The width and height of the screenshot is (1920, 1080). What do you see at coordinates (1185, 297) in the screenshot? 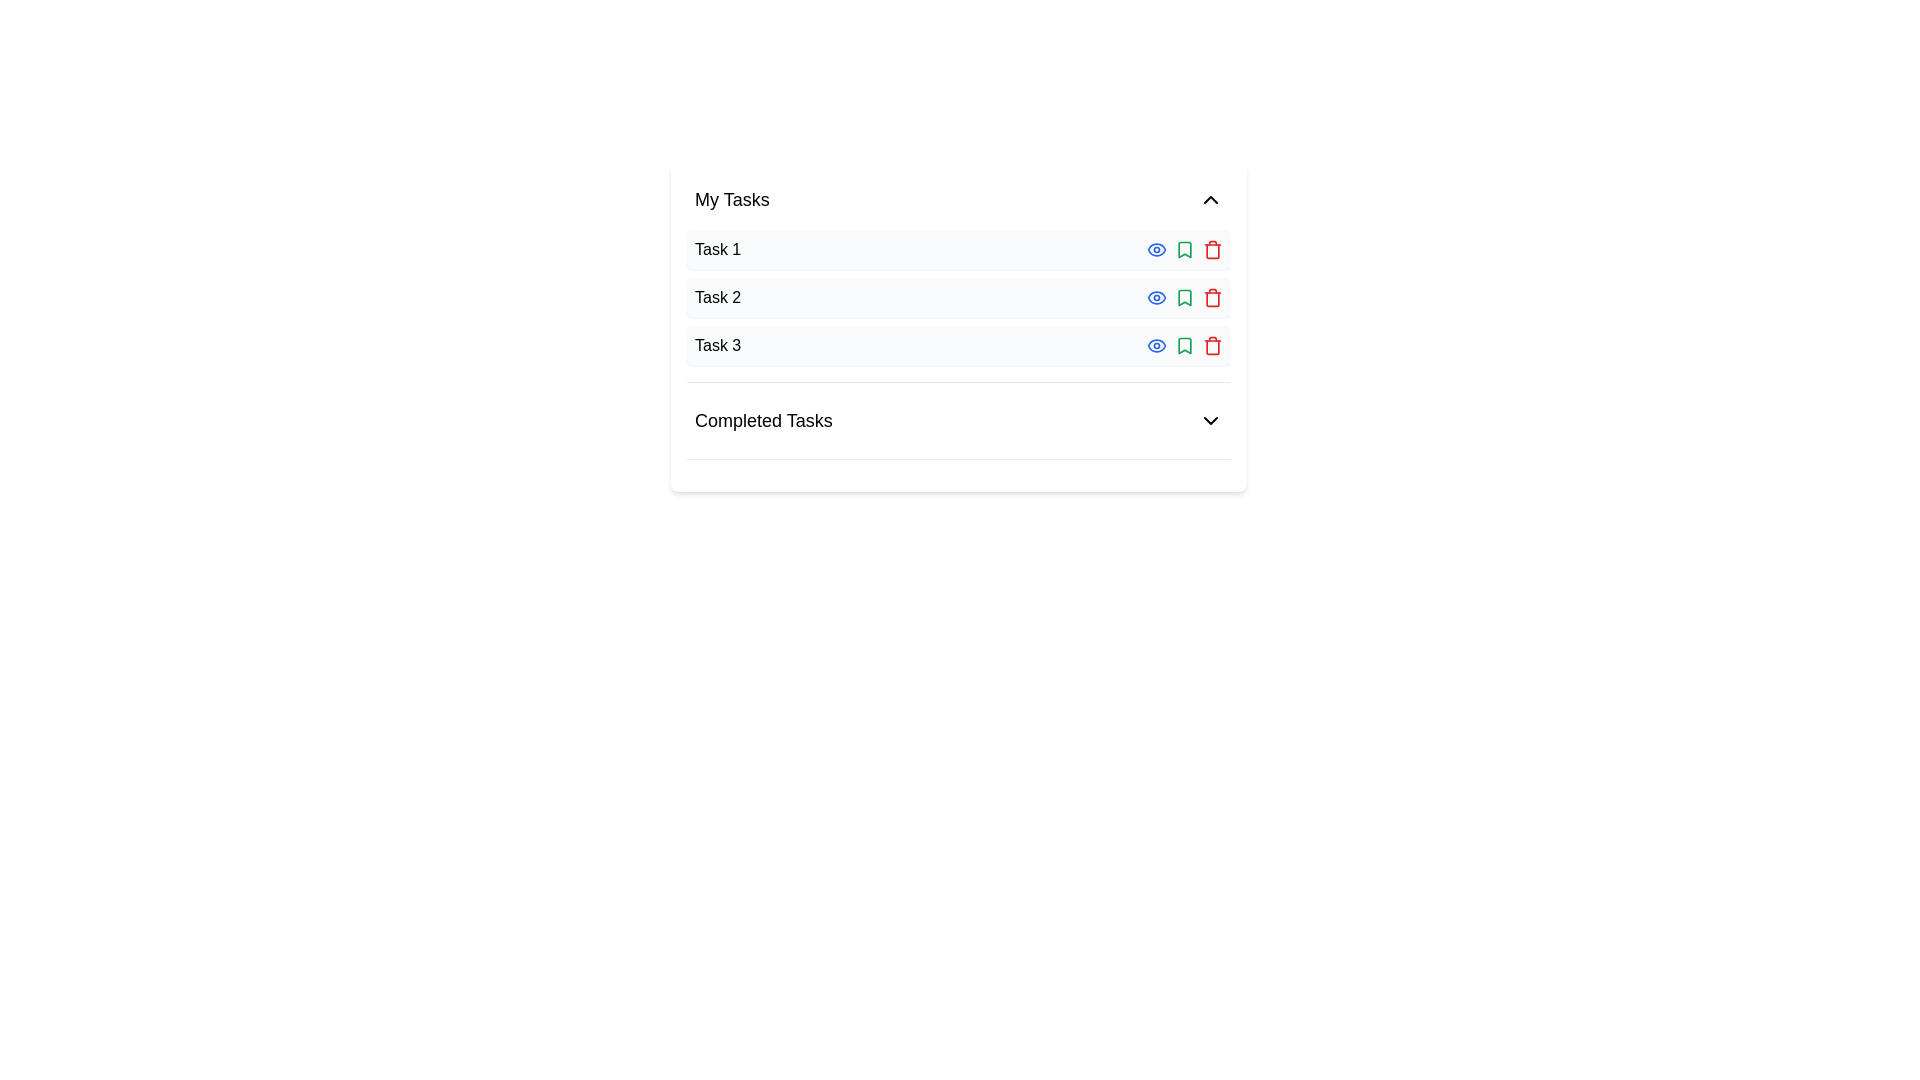
I see `the interactive bookmark icon, which is the second icon from the right in the task entry group, positioned between the eye icon and the trash icon` at bounding box center [1185, 297].